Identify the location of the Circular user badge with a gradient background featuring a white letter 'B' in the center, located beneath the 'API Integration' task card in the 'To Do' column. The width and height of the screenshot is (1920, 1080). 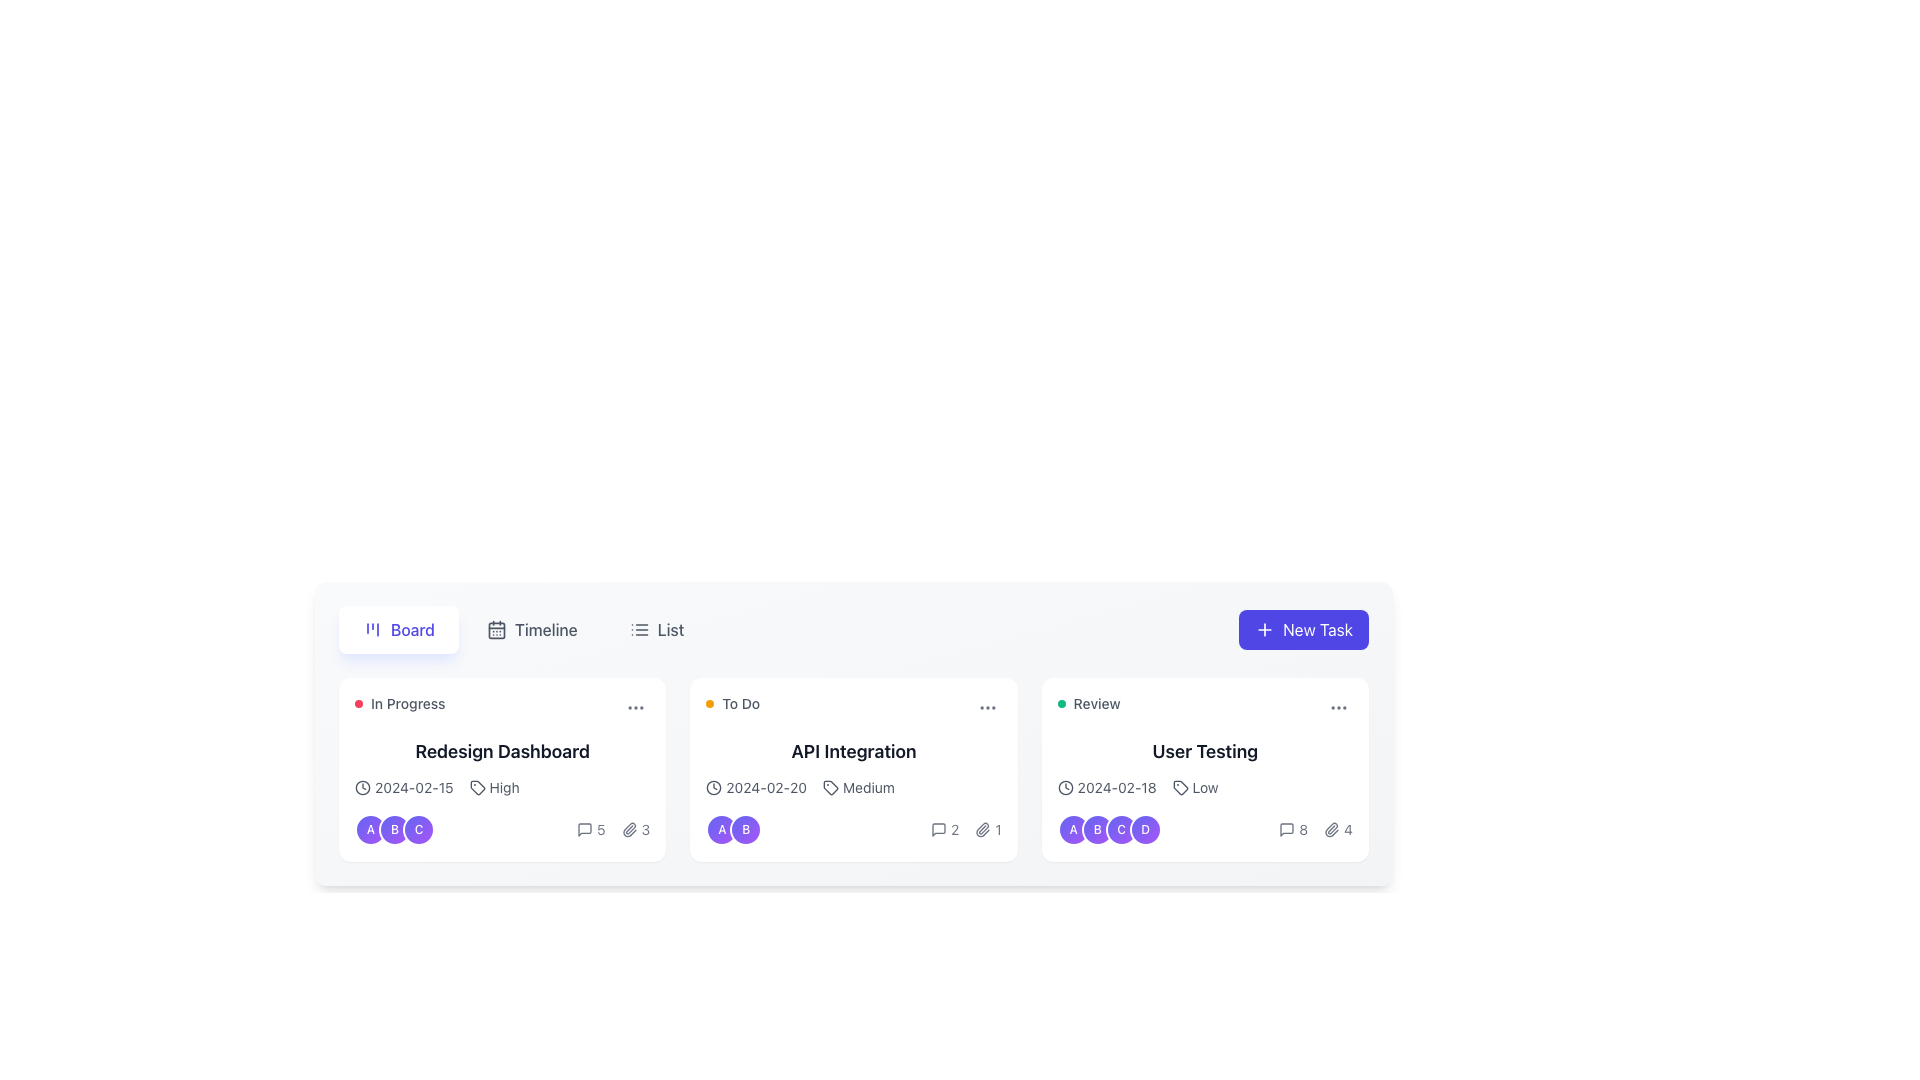
(745, 829).